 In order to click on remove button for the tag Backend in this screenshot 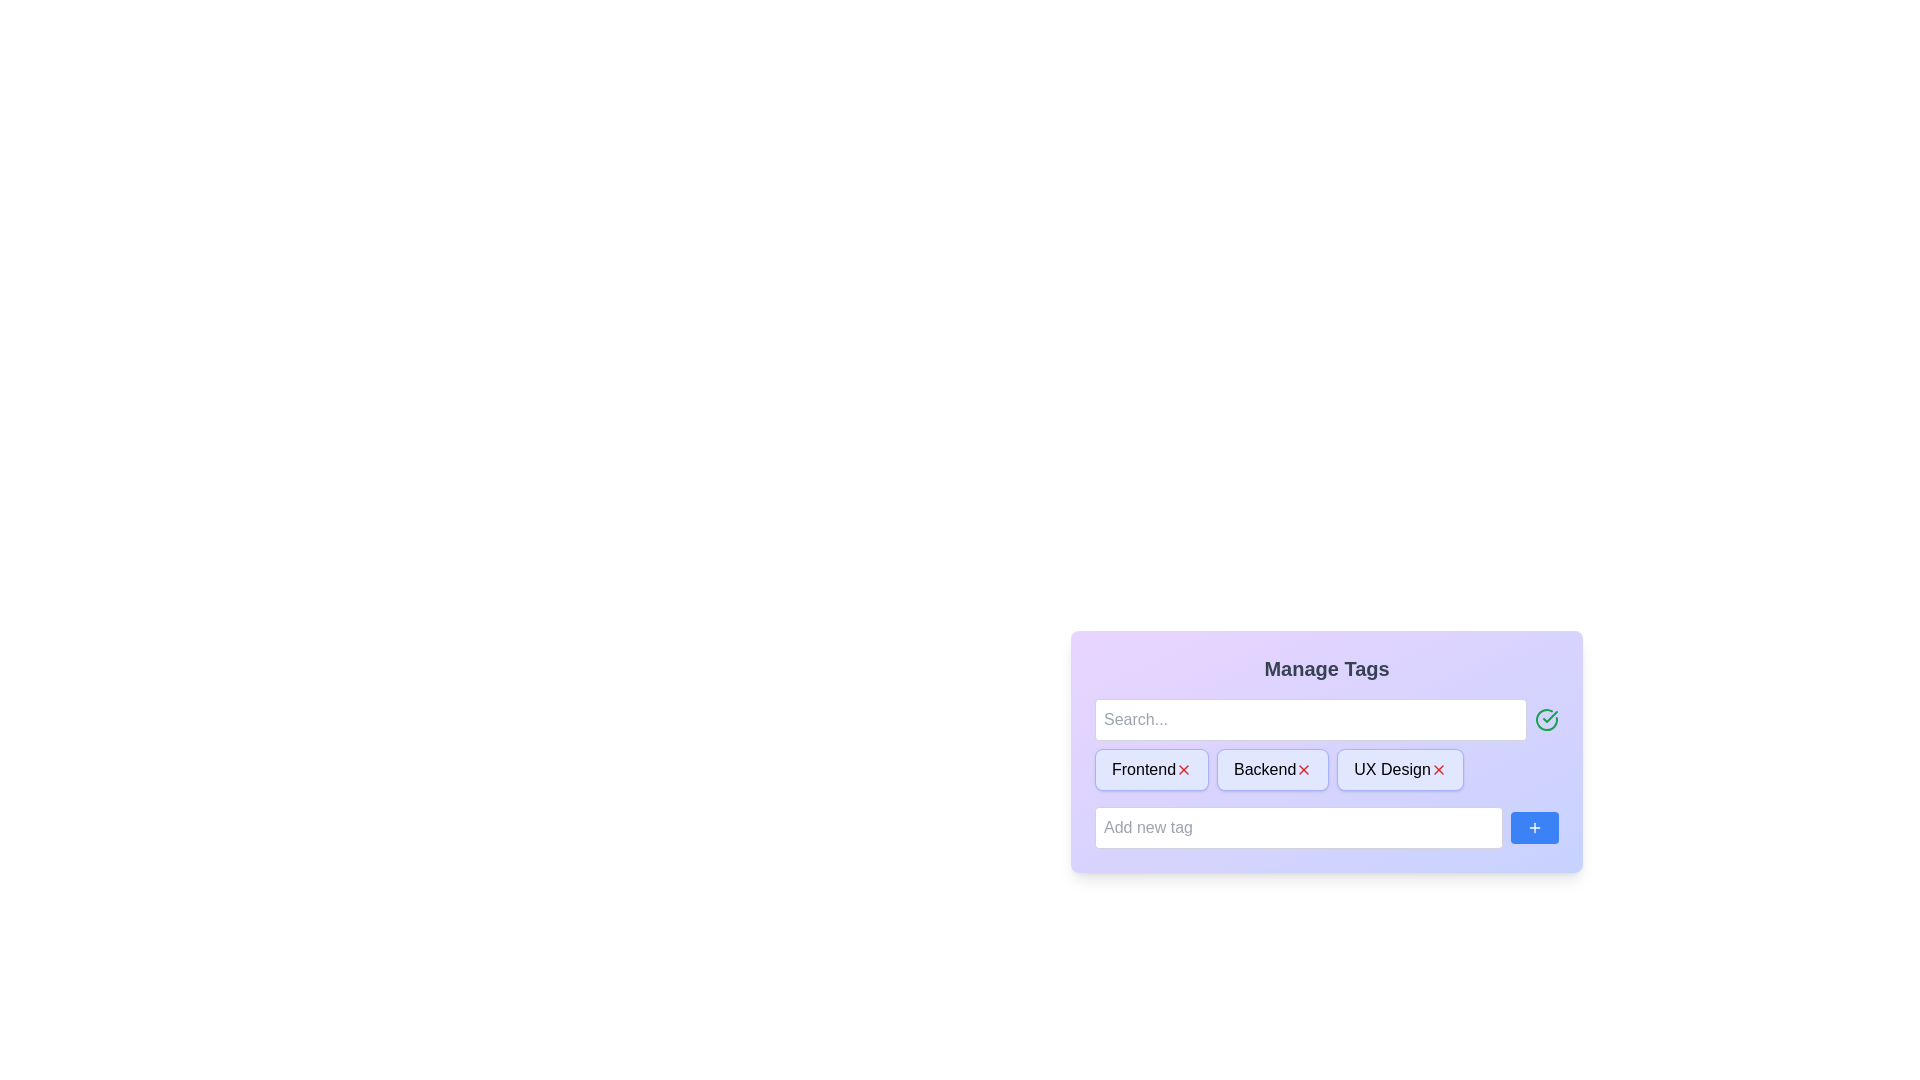, I will do `click(1304, 769)`.